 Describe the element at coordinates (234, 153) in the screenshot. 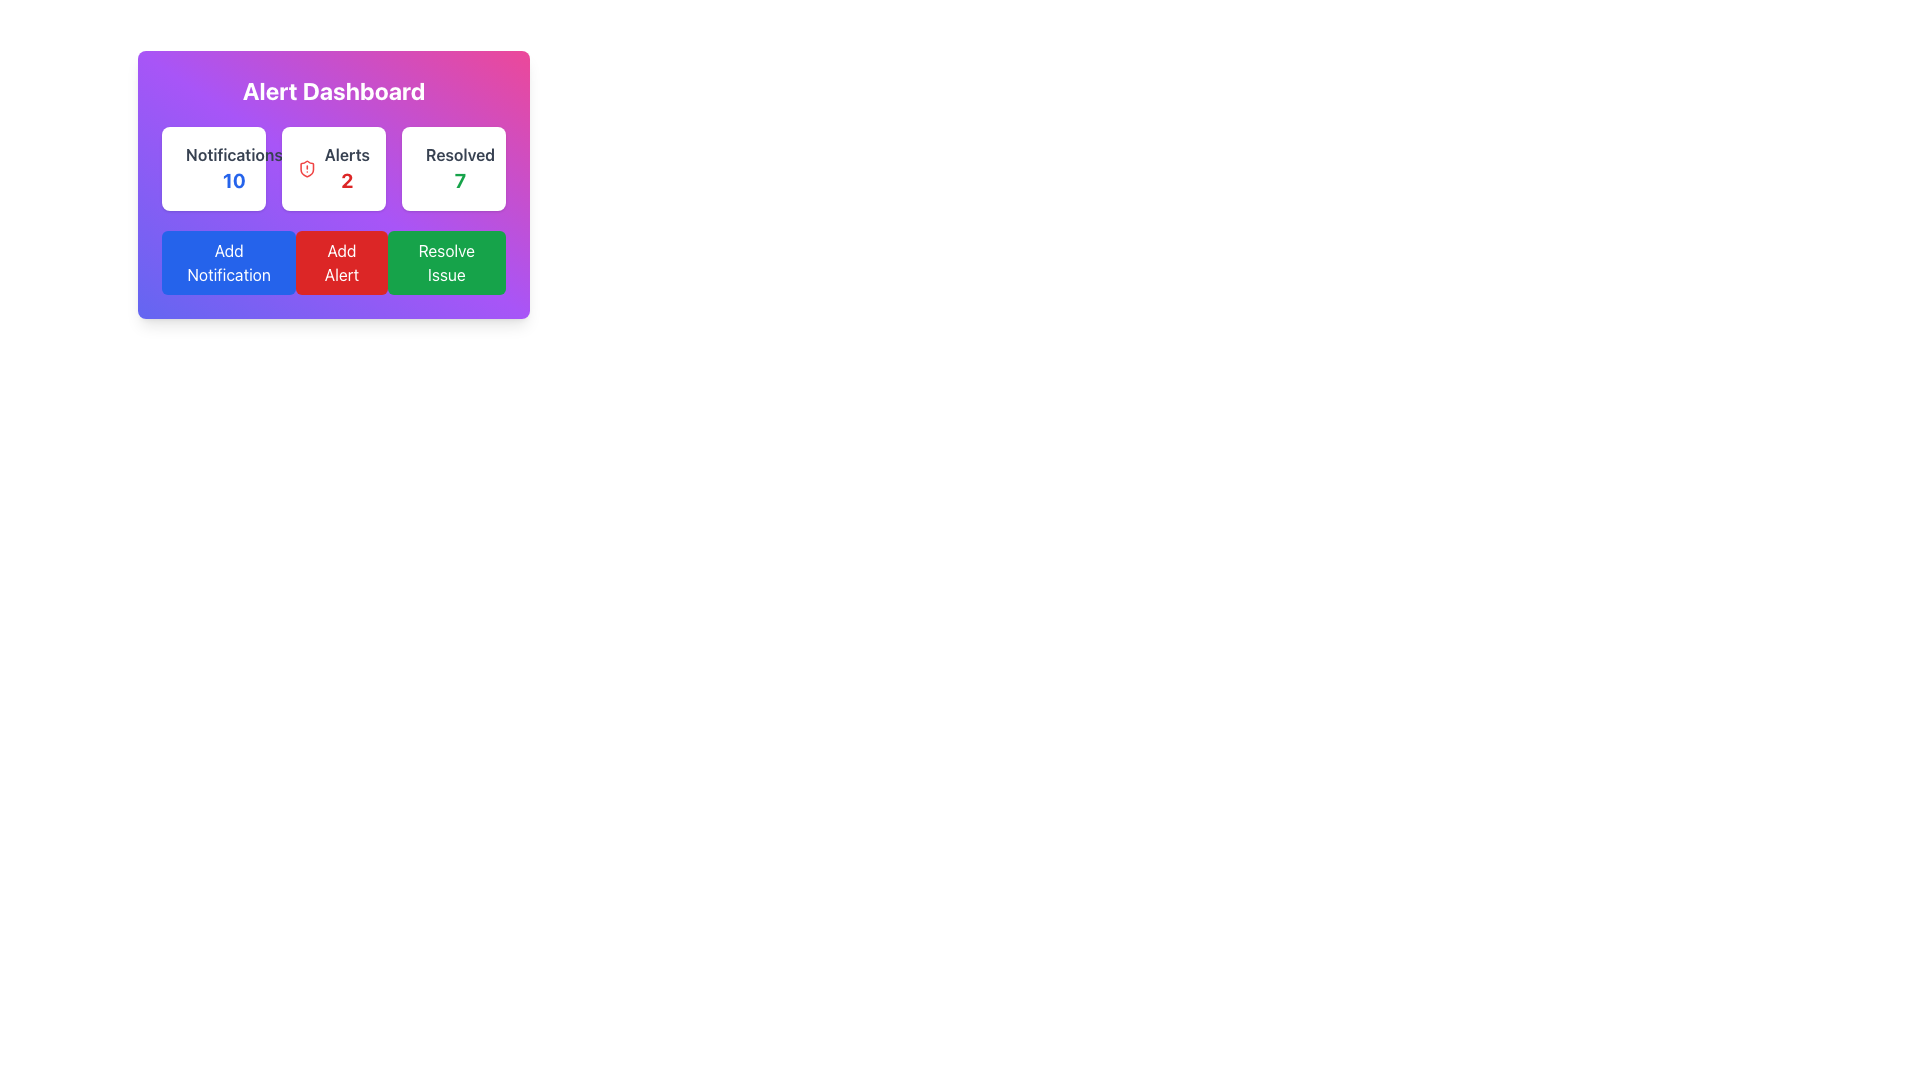

I see `the text label displaying 'Notifications' in gray font, located above the number '10' within a dashboard card on a purple background` at that location.